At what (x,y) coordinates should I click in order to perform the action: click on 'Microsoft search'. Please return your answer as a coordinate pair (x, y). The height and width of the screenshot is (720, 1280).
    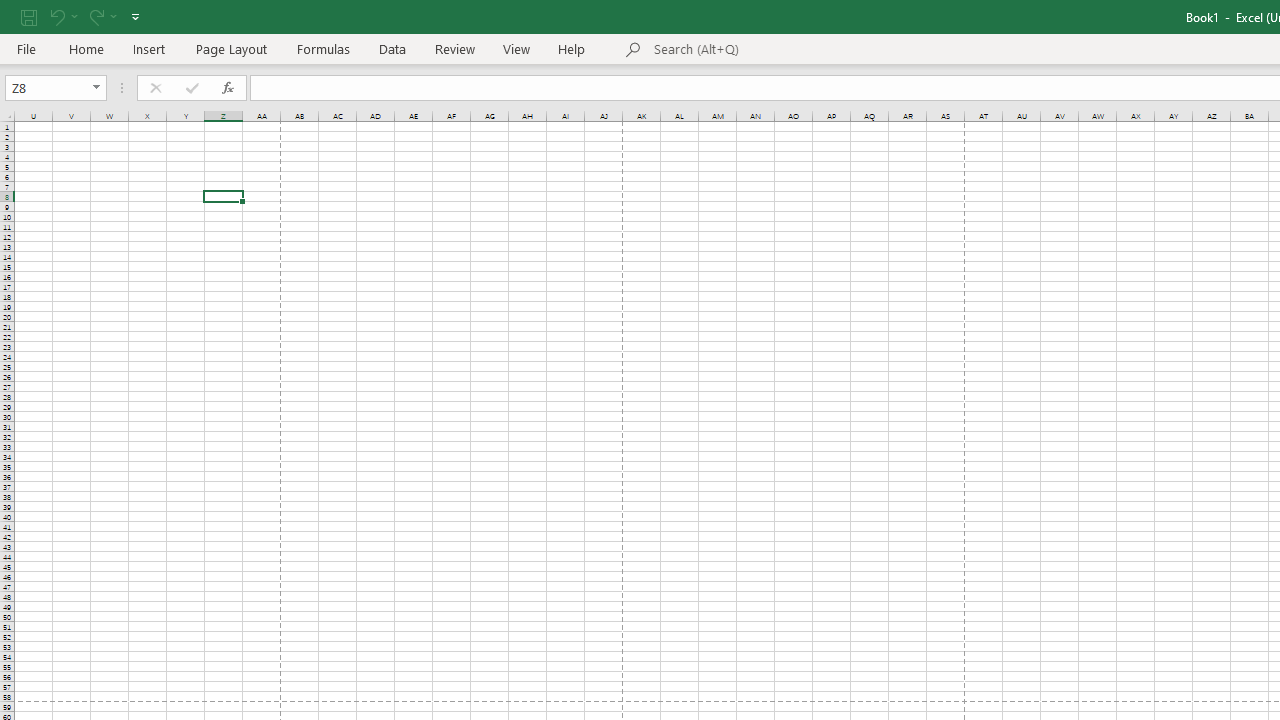
    Looking at the image, I should click on (791, 49).